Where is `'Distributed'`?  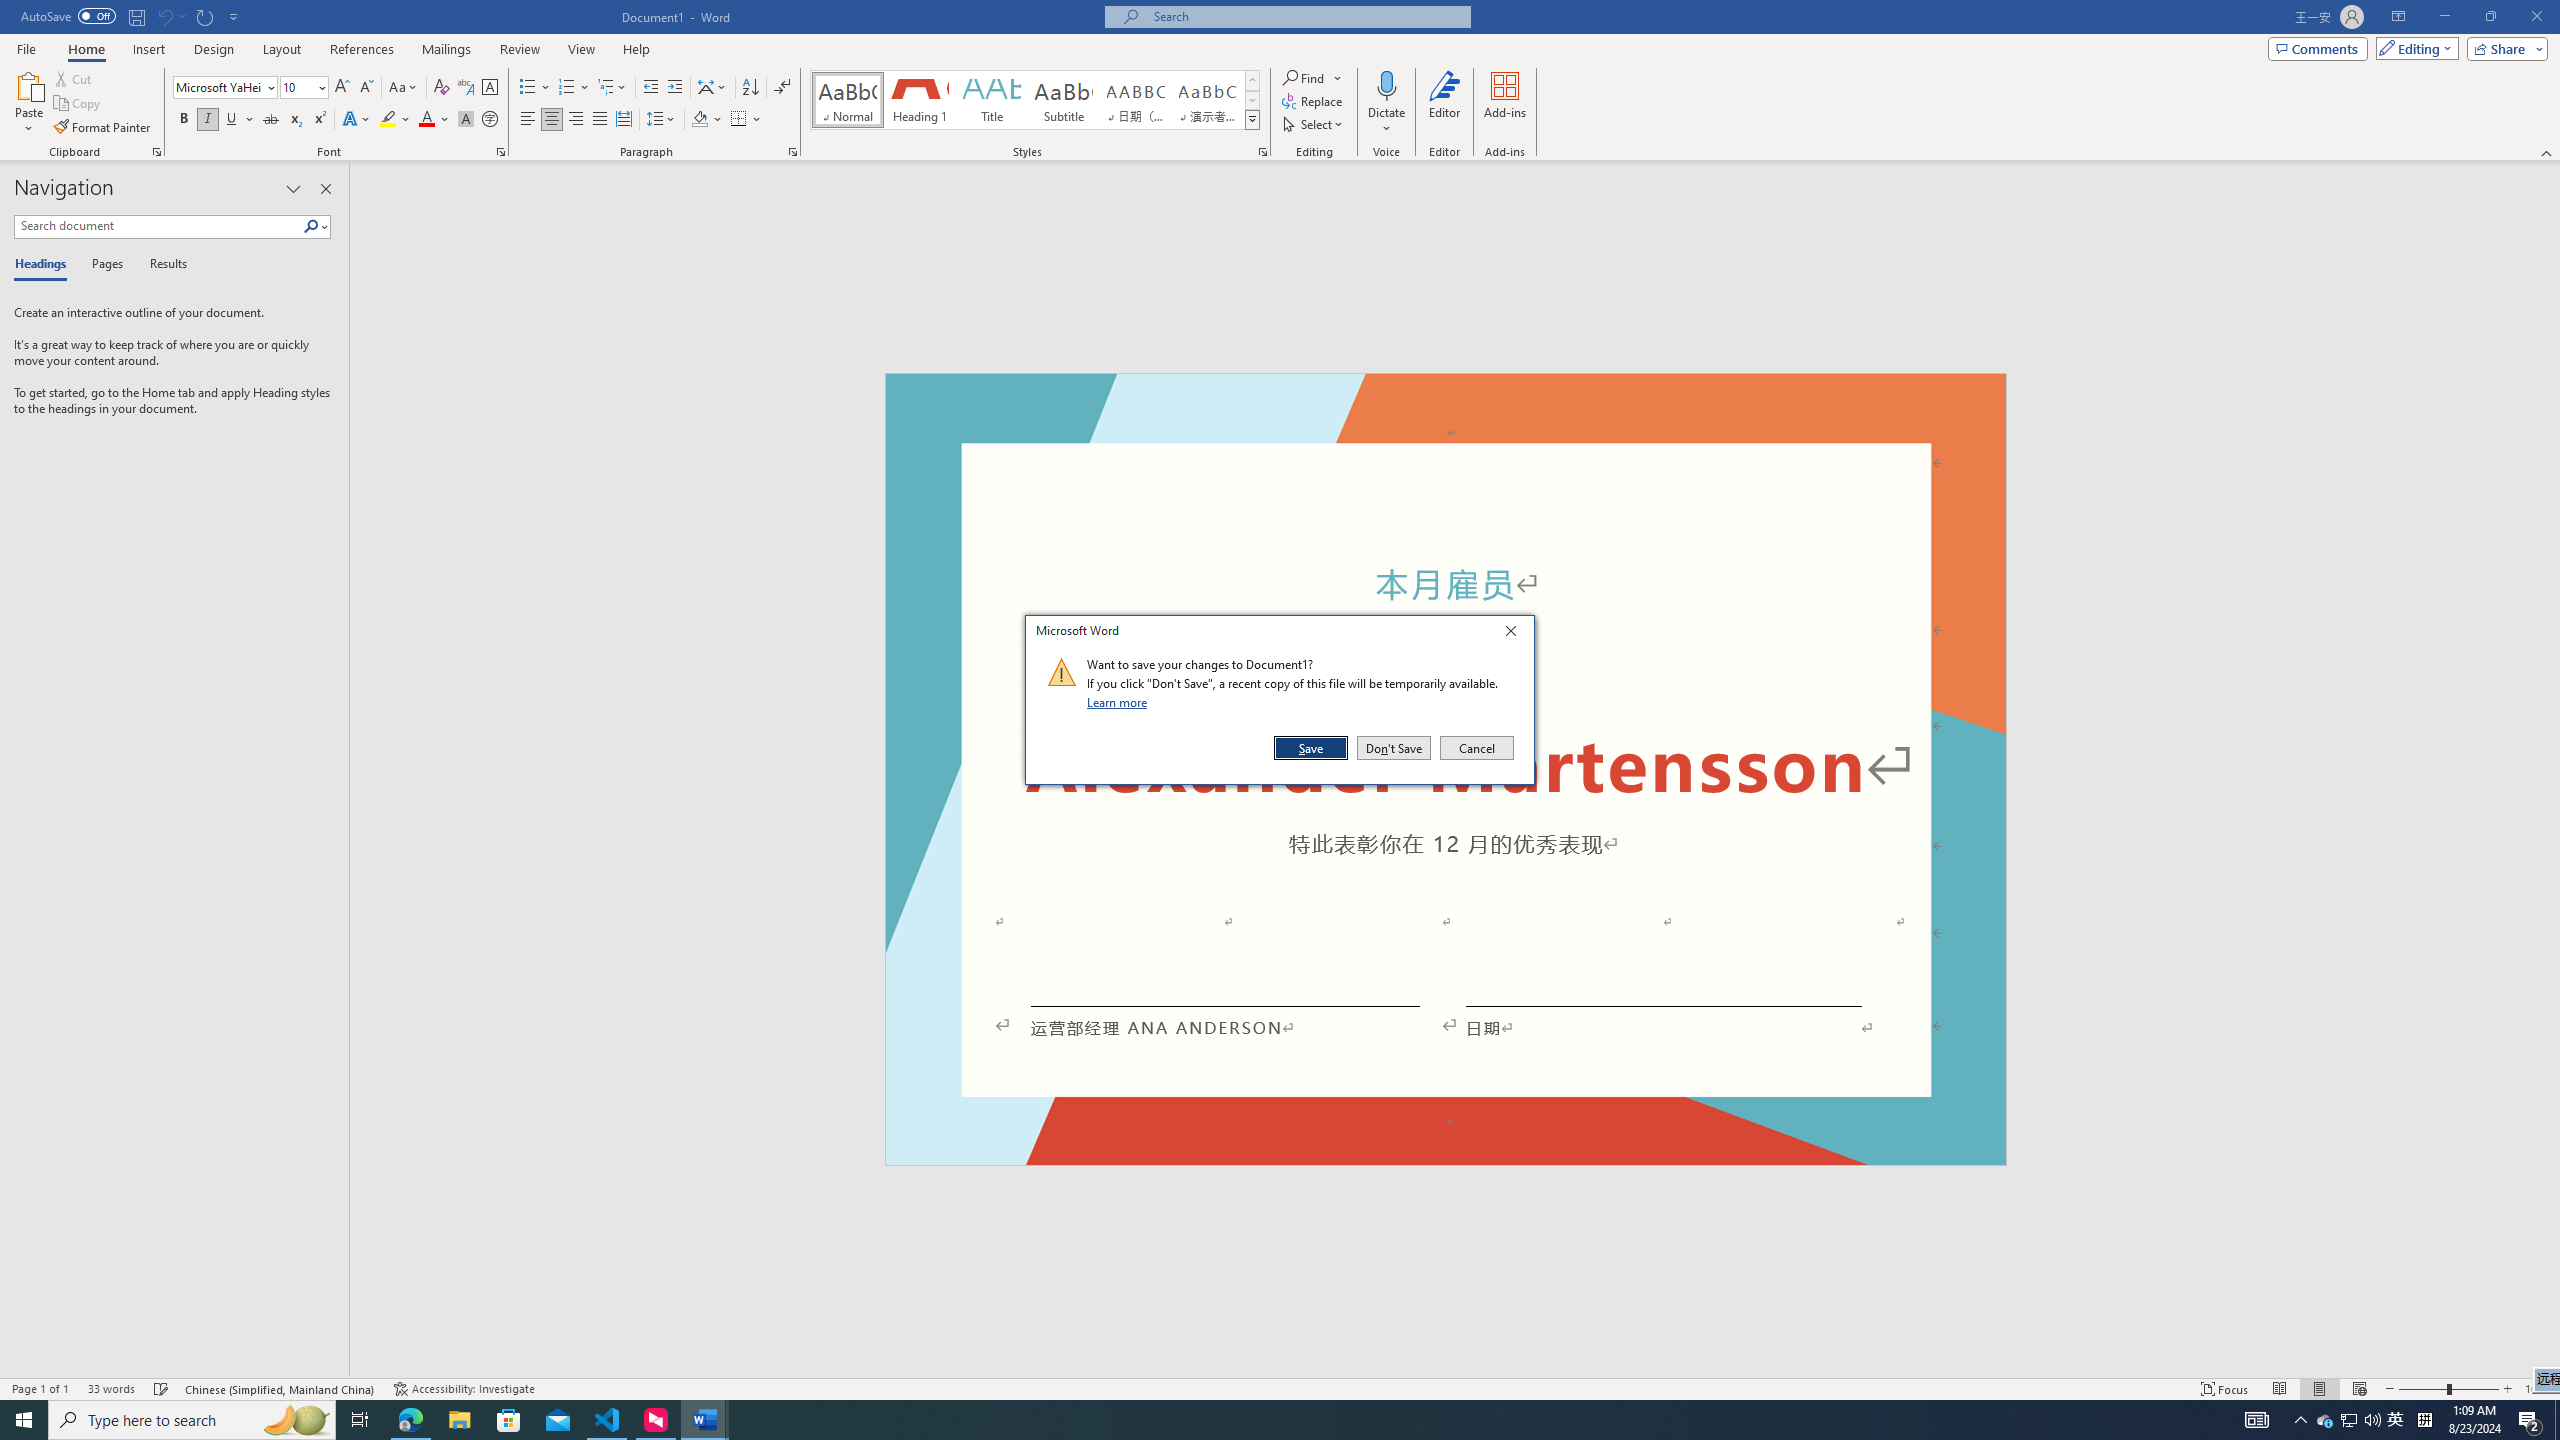 'Distributed' is located at coordinates (623, 118).